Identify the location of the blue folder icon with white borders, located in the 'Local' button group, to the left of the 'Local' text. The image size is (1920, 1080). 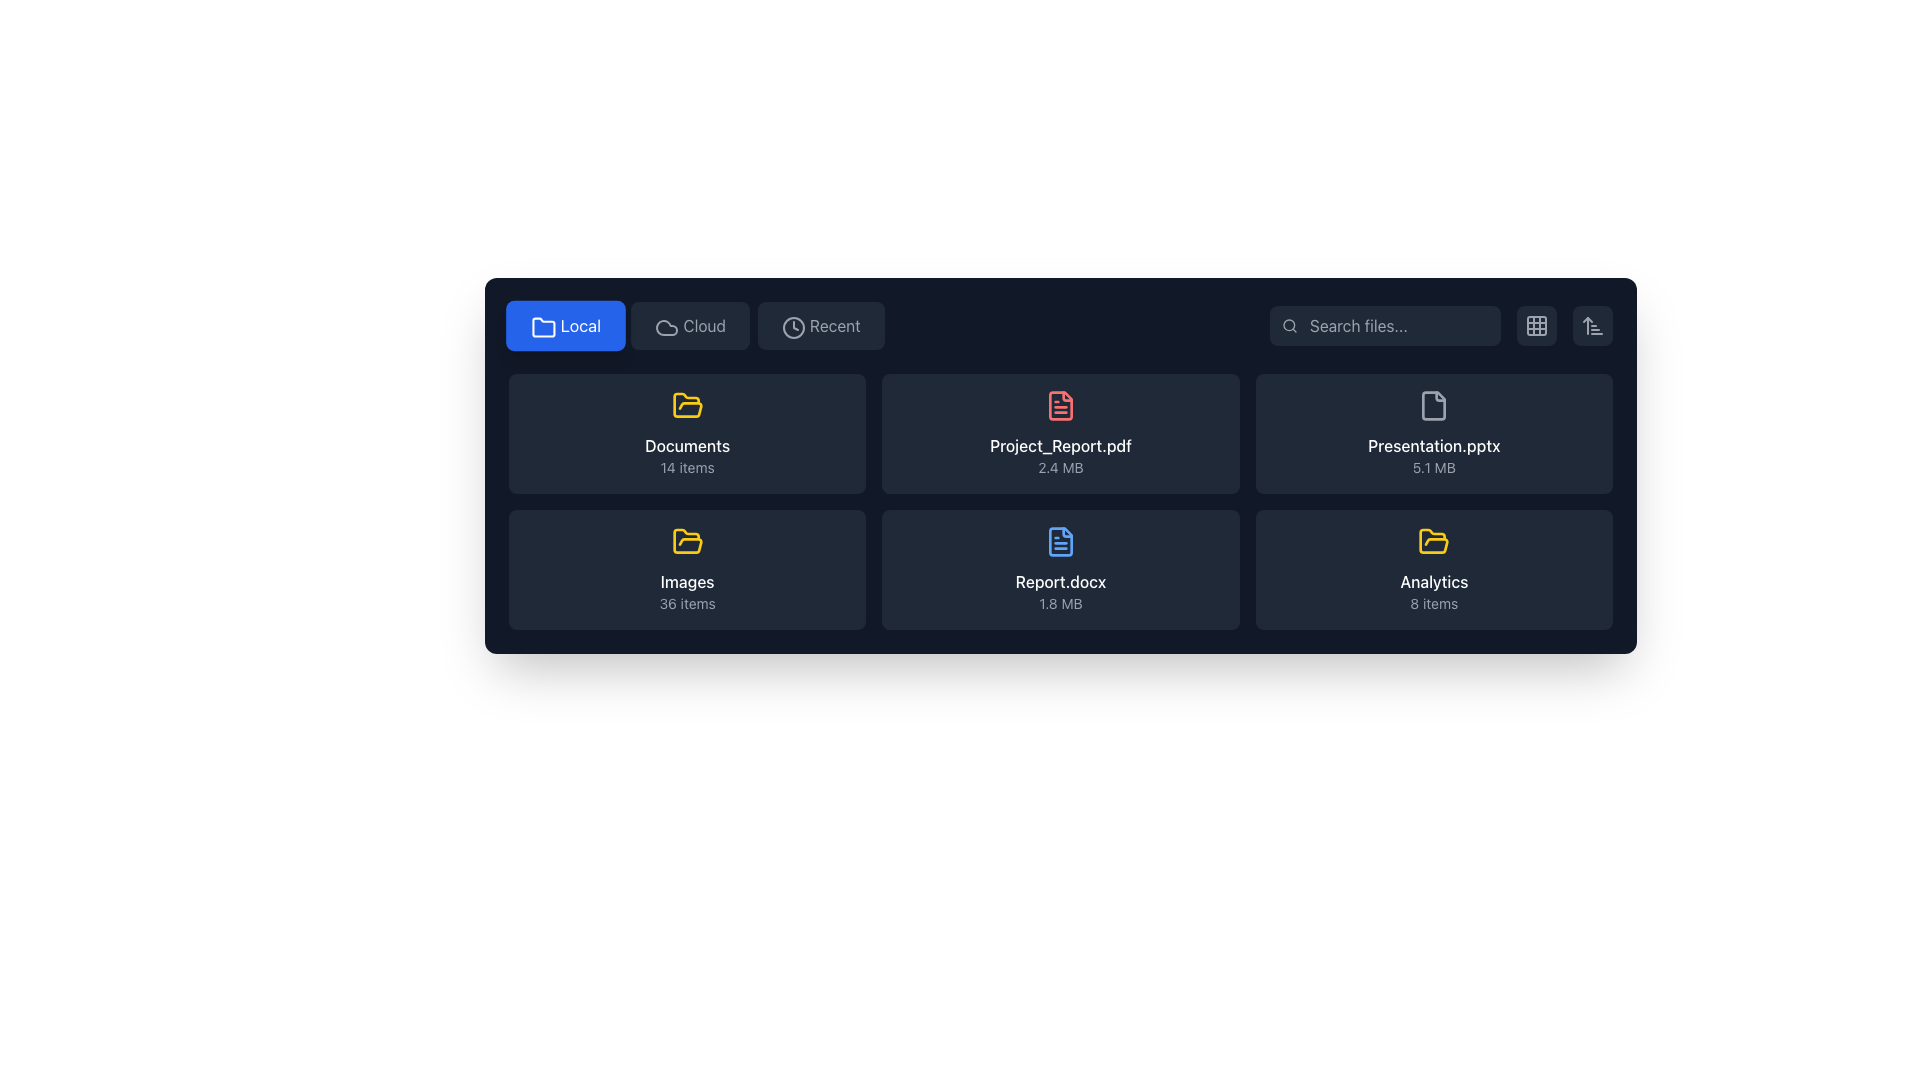
(541, 325).